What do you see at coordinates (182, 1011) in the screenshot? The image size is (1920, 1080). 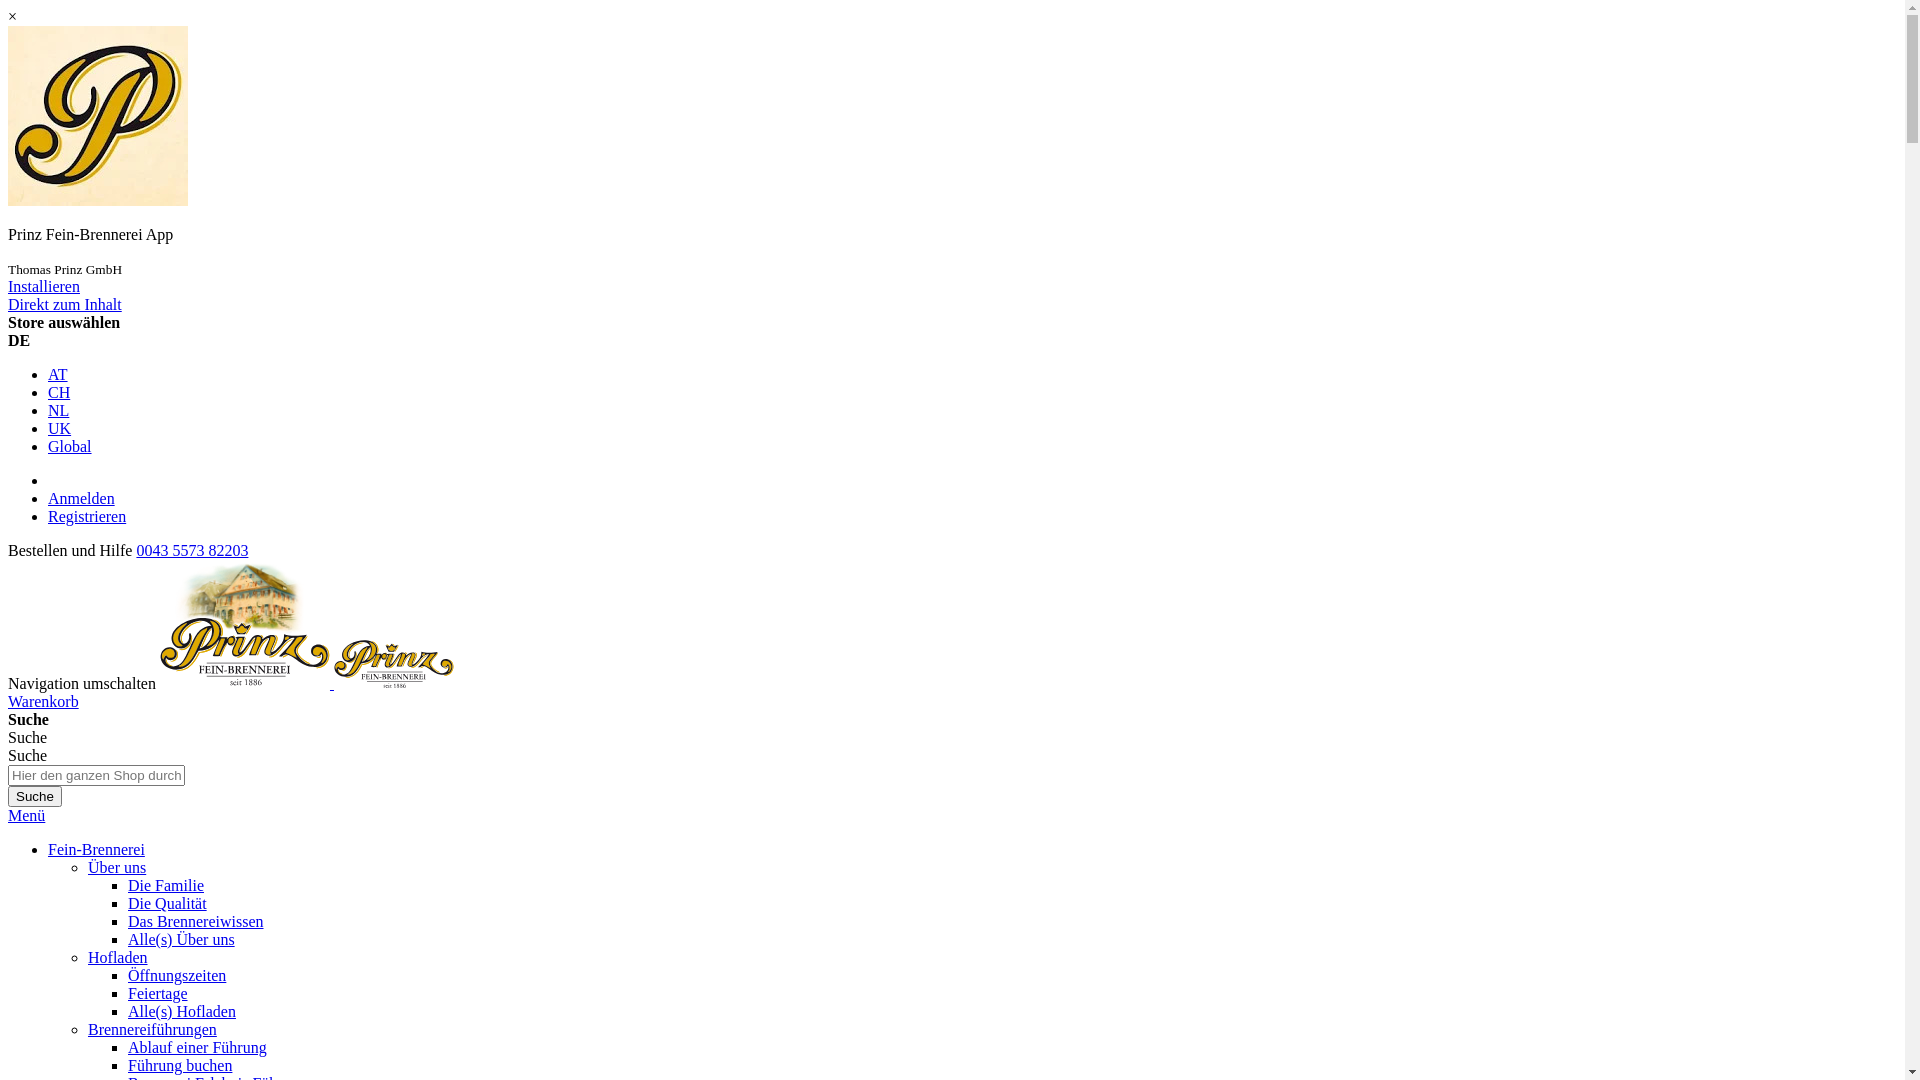 I see `'Alle(s) Hofladen'` at bounding box center [182, 1011].